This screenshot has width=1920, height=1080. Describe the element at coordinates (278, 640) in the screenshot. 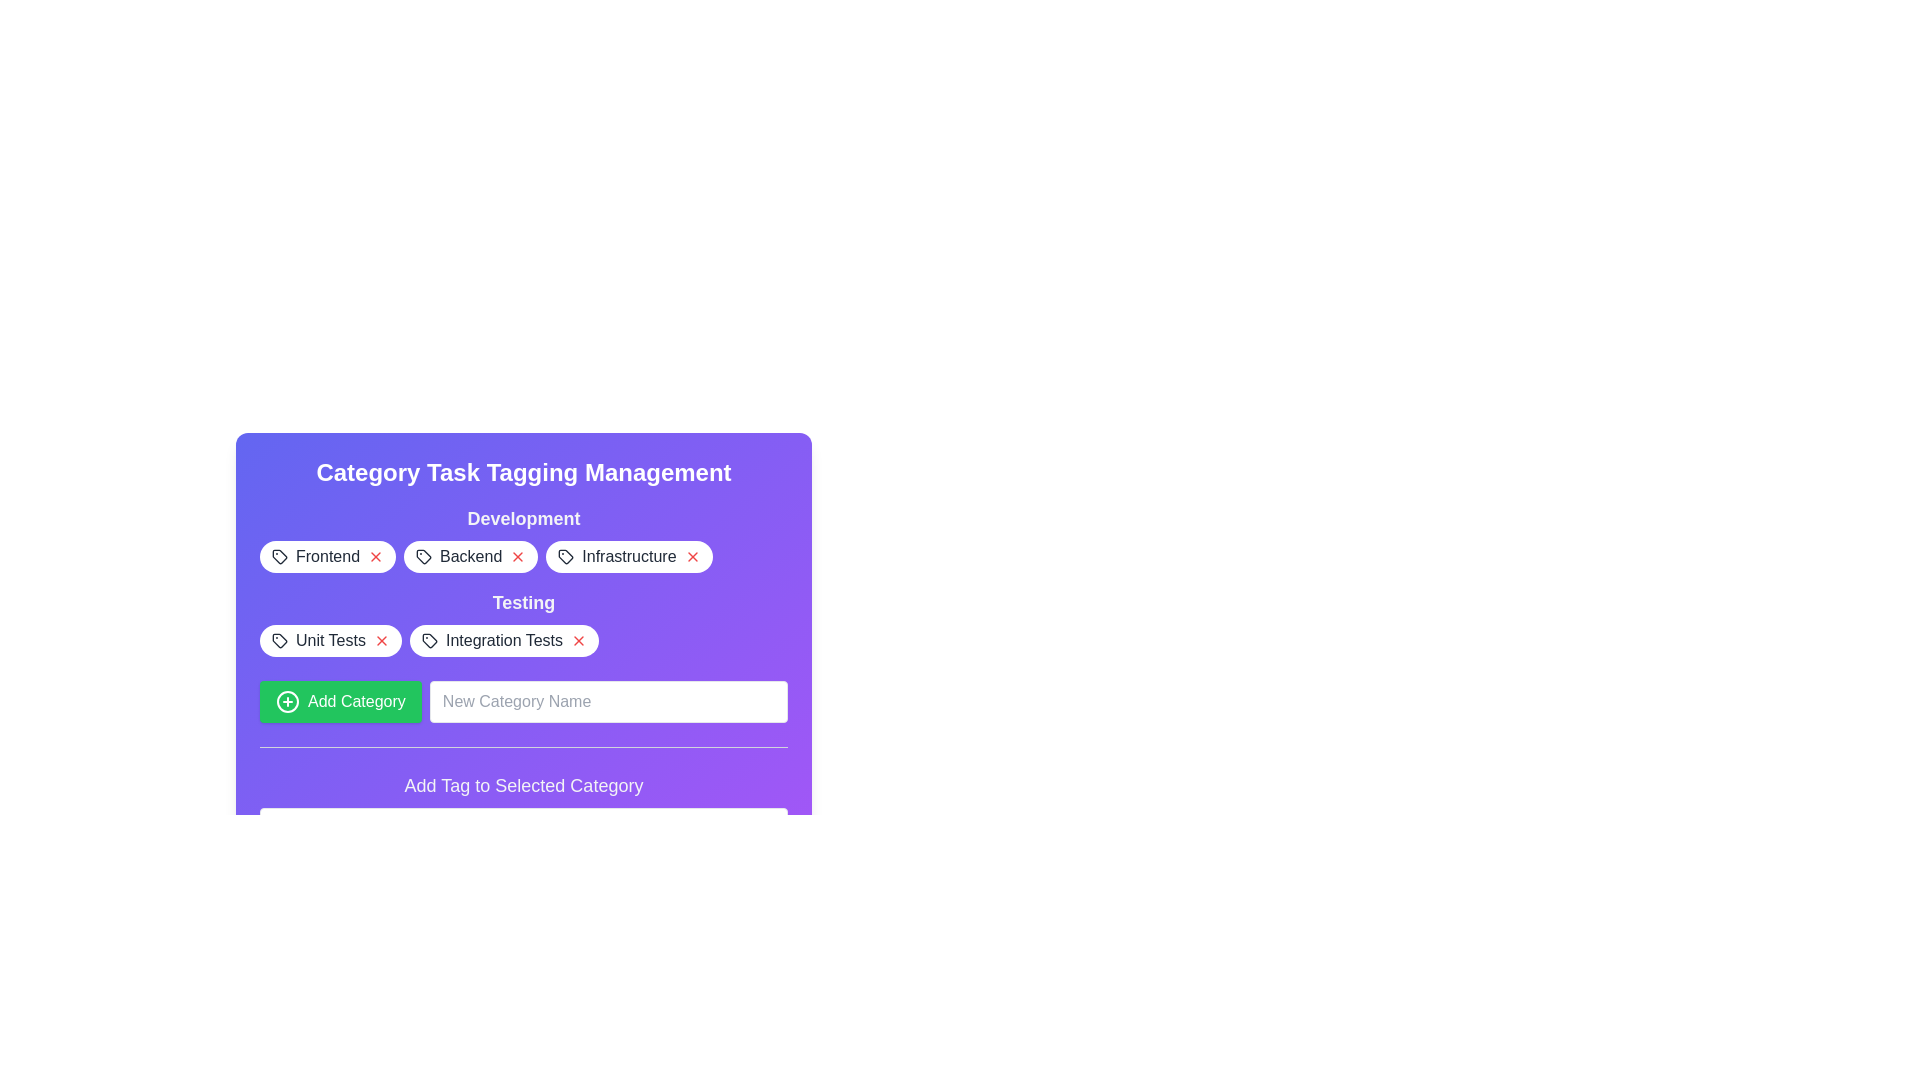

I see `the decorative tag icon located near the top of the second row of tags, beside the 'Unit Tests' and 'Integration Tests' labels, within the testing section of the layout` at that location.